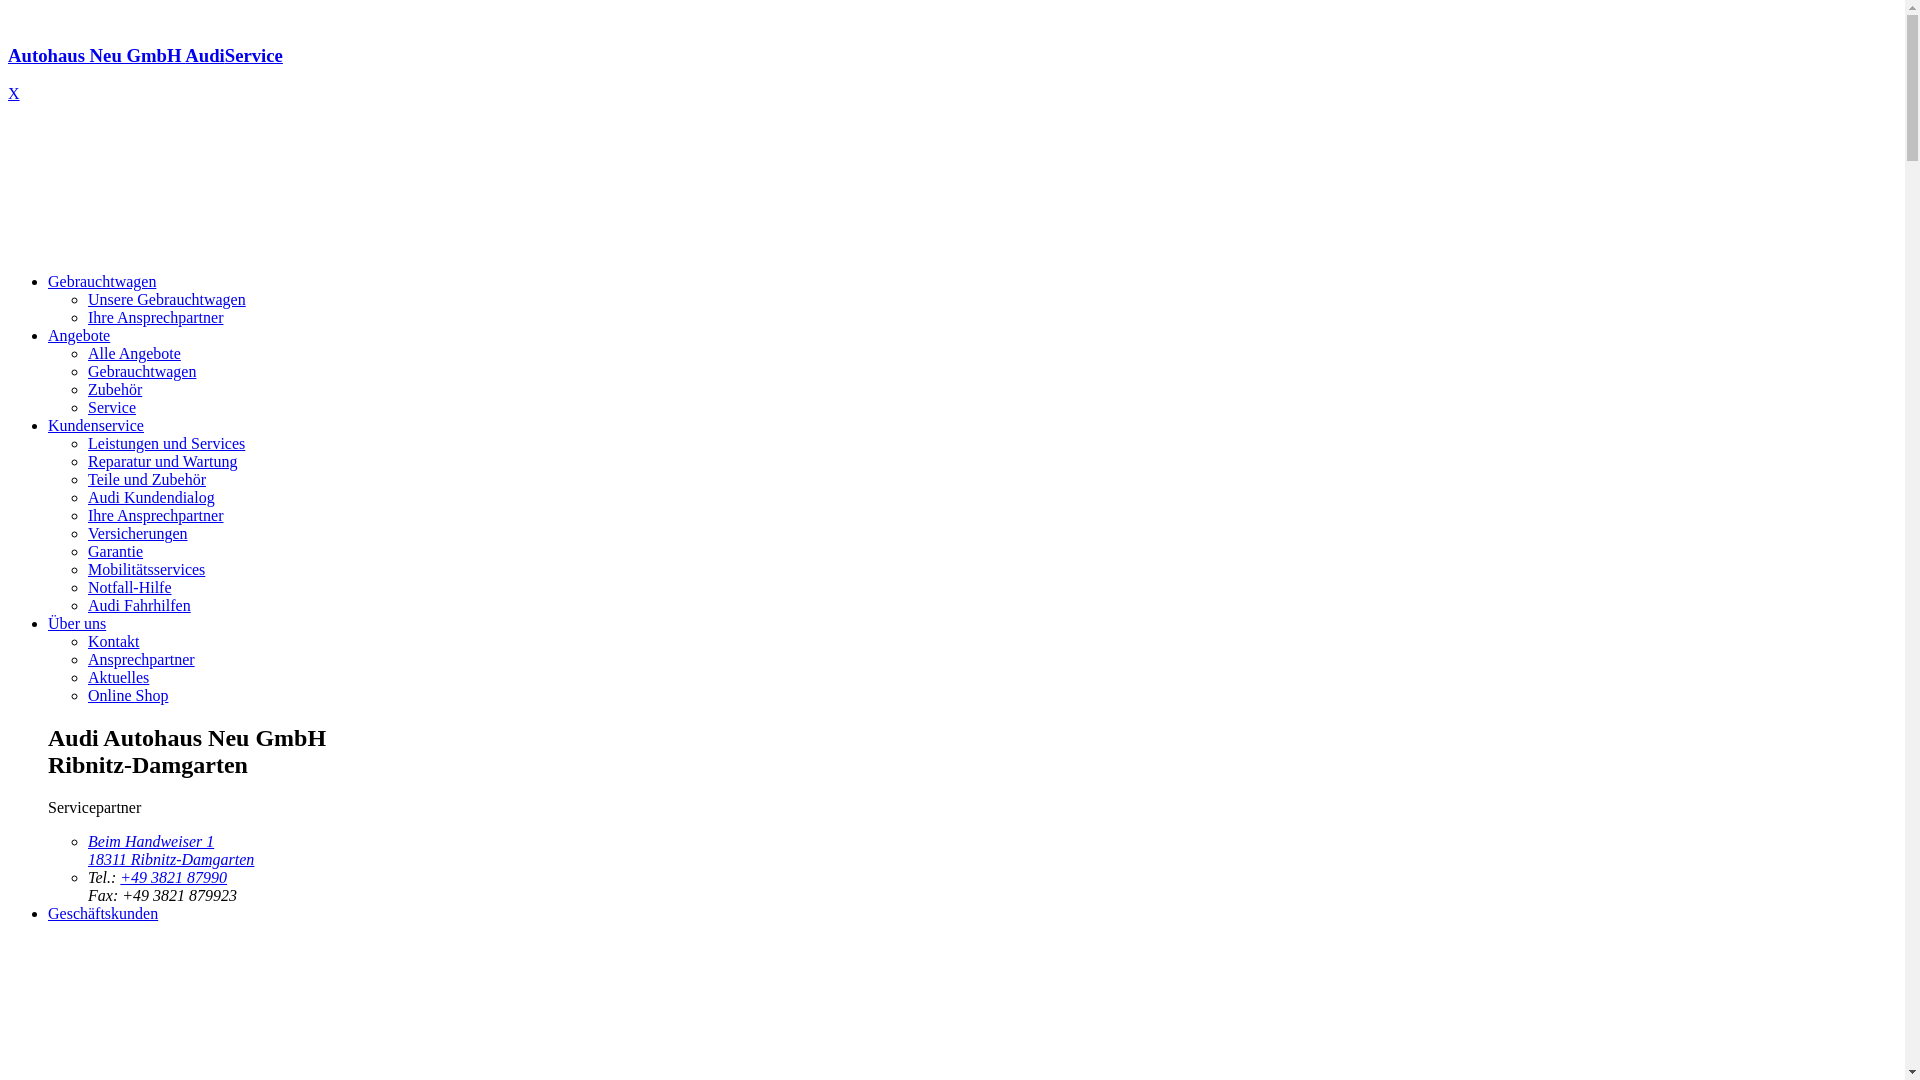  What do you see at coordinates (86, 586) in the screenshot?
I see `'Notfall-Hilfe'` at bounding box center [86, 586].